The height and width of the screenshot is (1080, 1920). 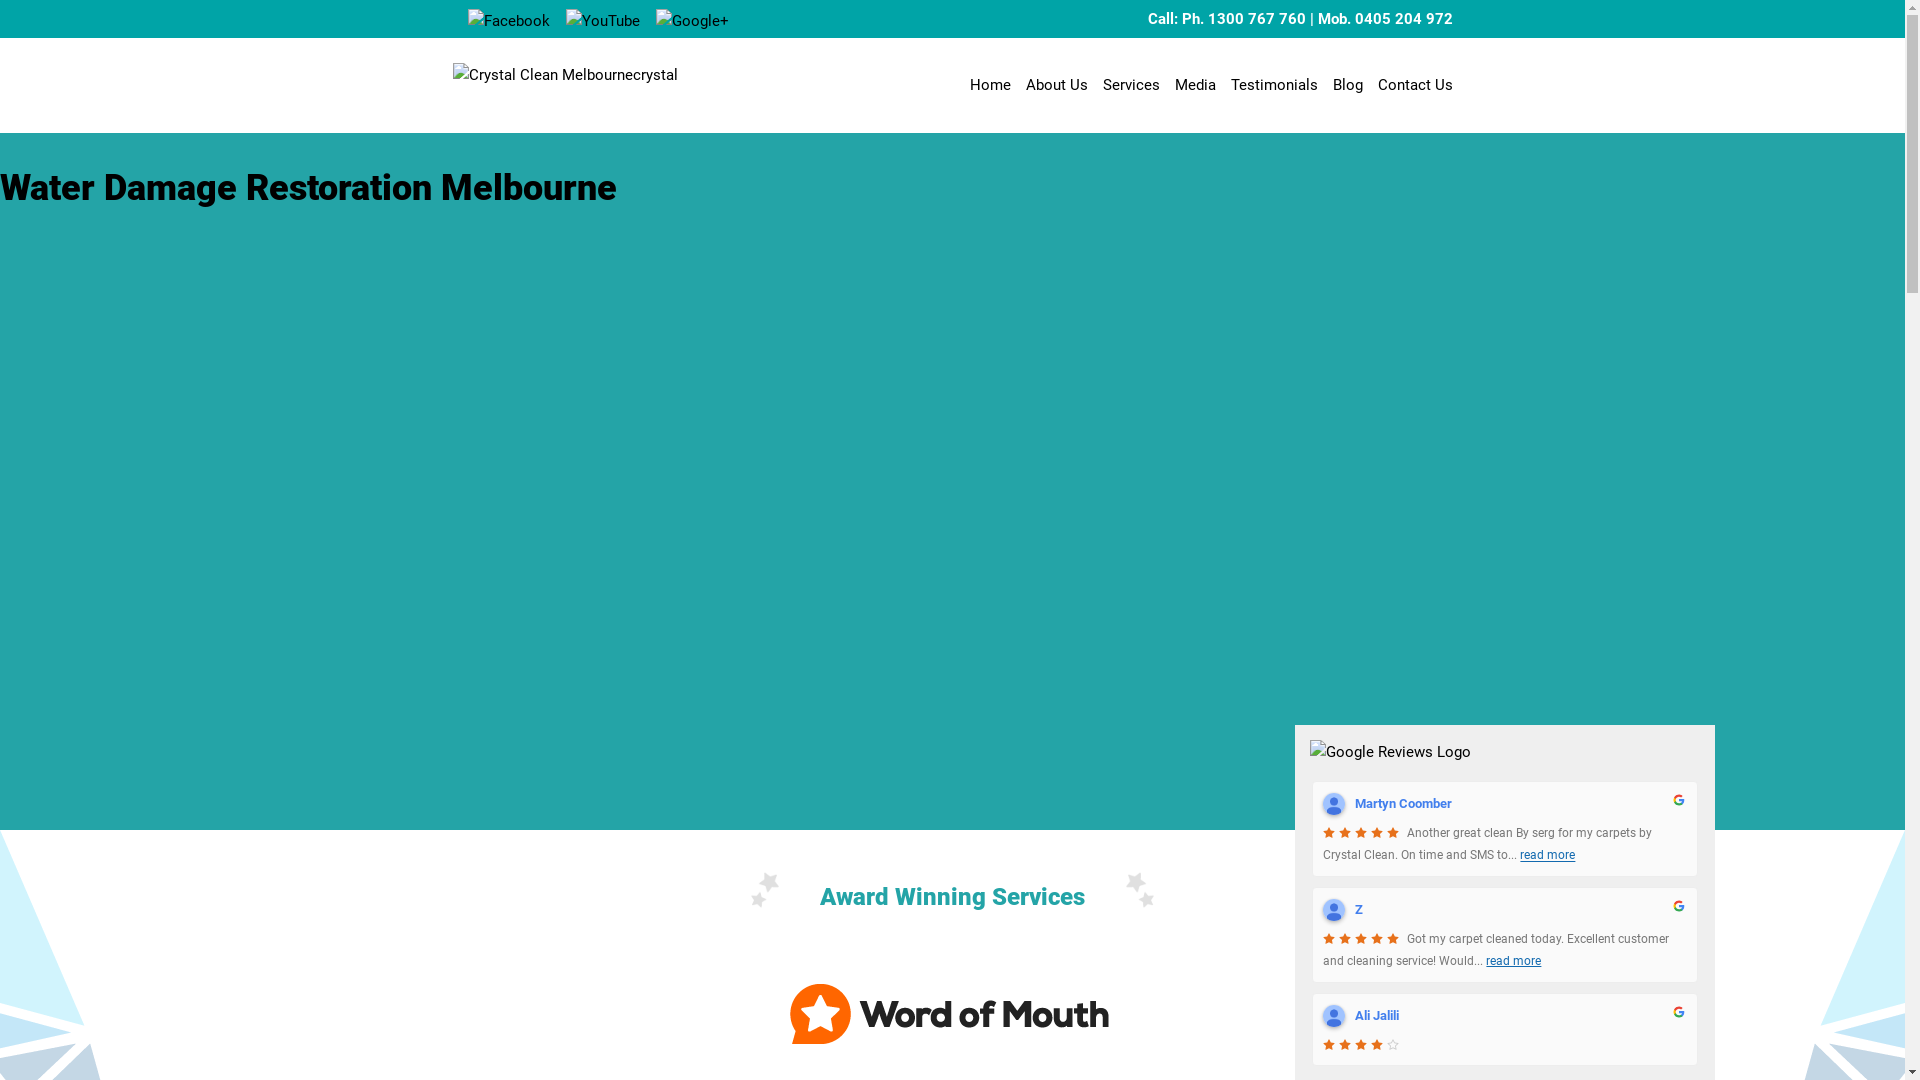 I want to click on '0405 204 972', so click(x=1353, y=19).